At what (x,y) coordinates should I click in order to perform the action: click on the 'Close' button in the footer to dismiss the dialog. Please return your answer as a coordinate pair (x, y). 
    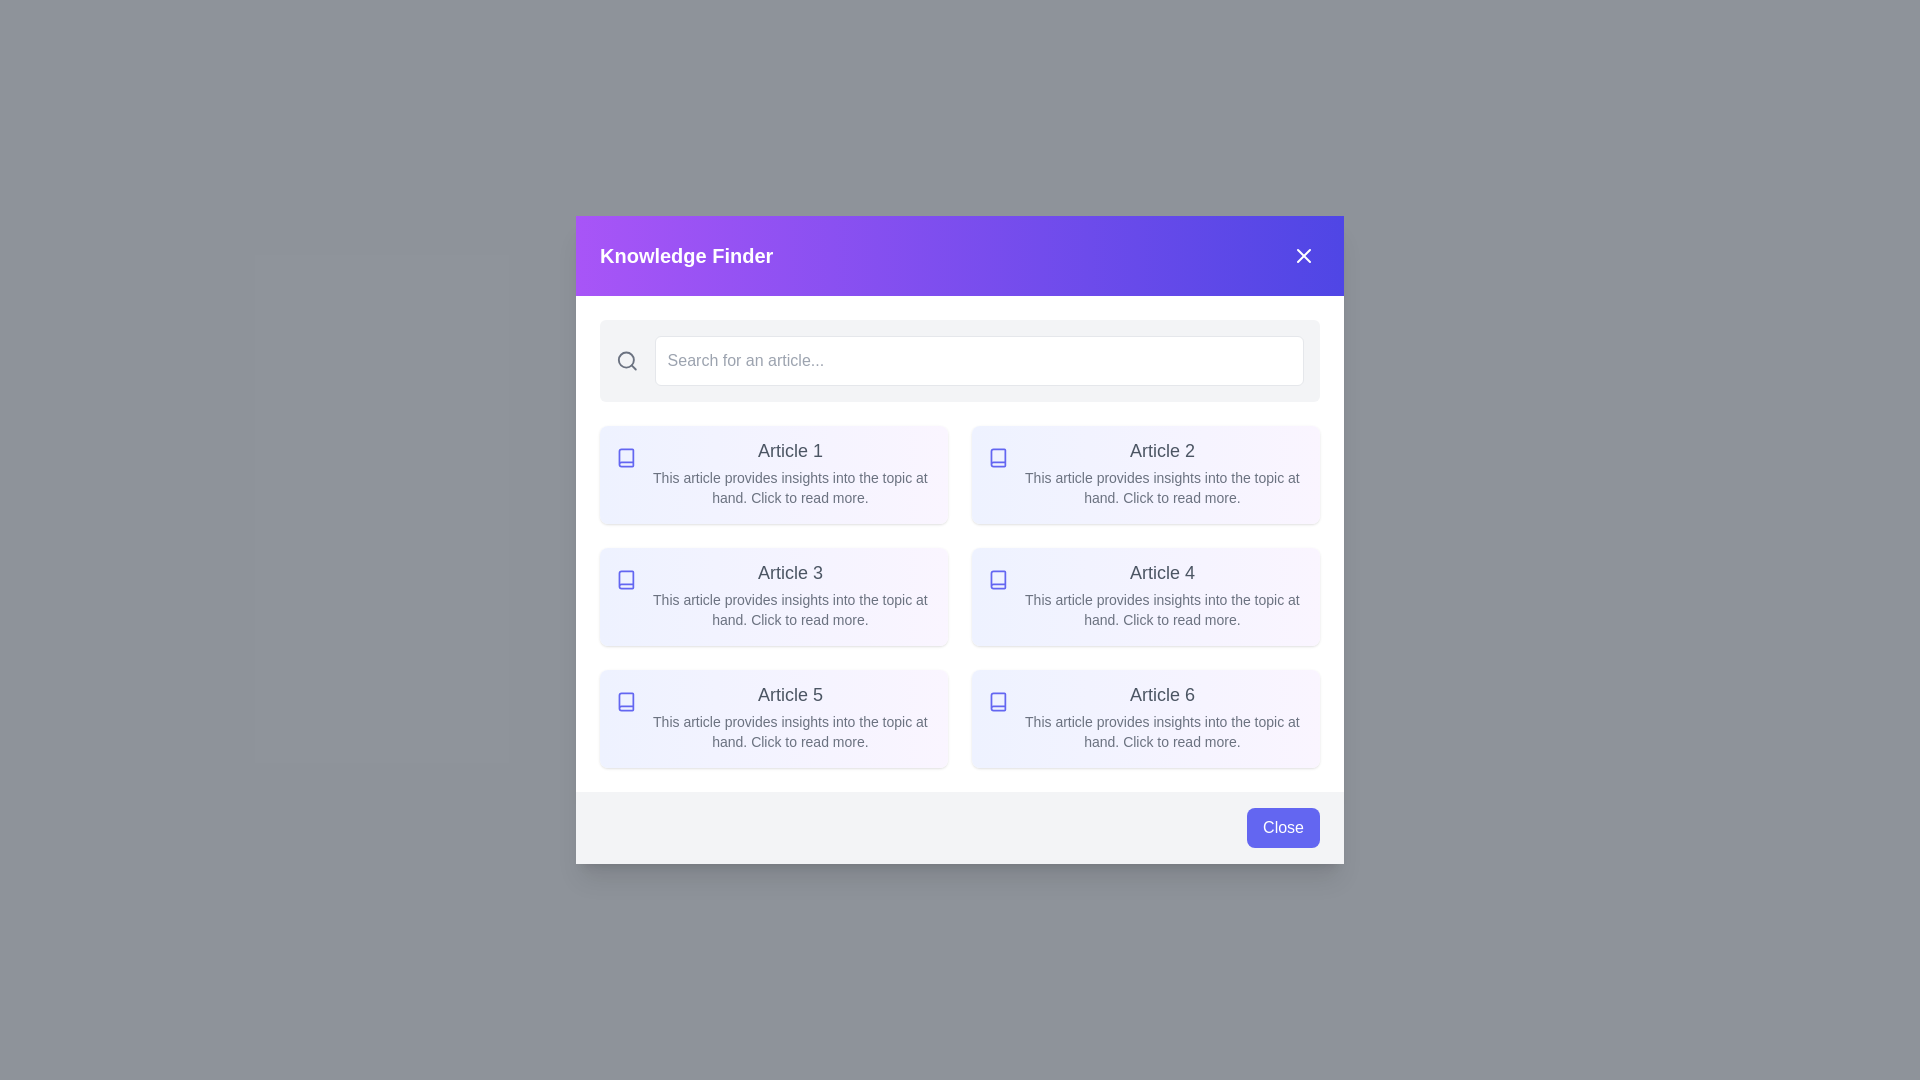
    Looking at the image, I should click on (1283, 828).